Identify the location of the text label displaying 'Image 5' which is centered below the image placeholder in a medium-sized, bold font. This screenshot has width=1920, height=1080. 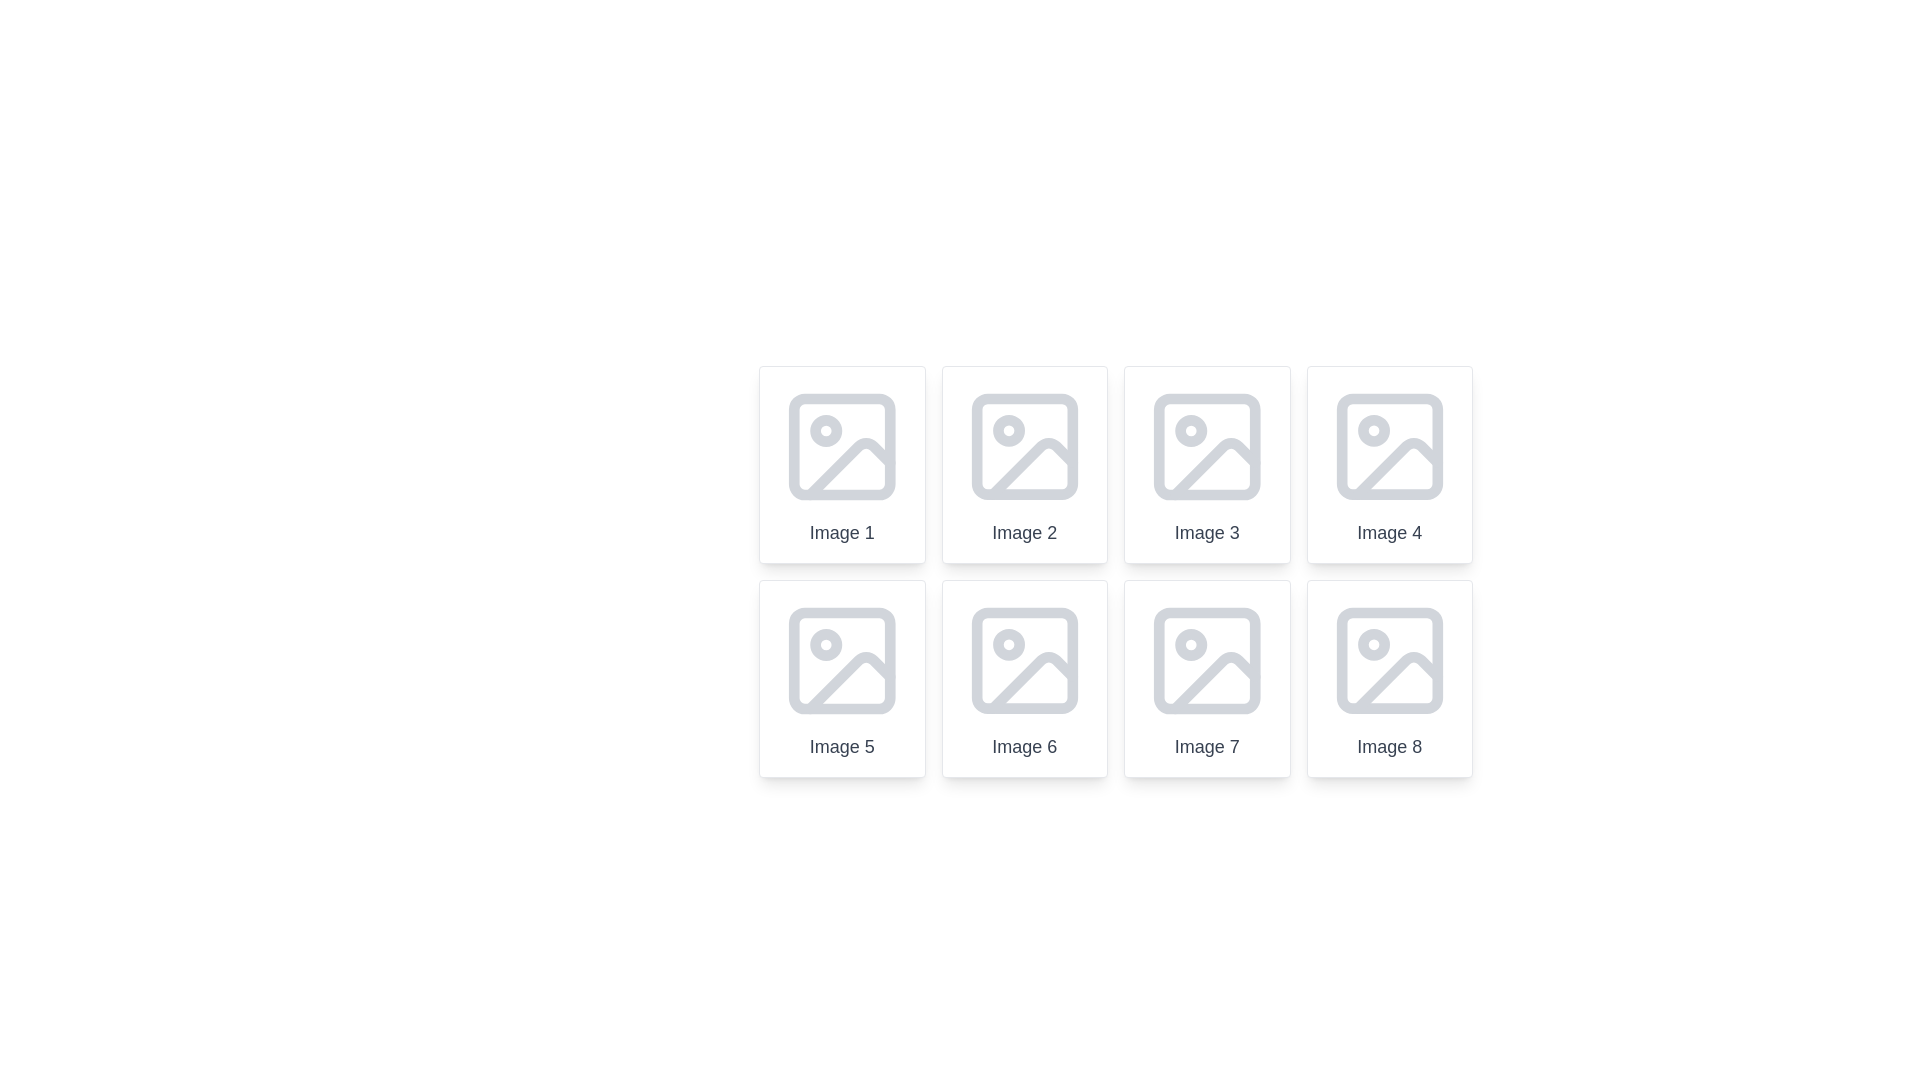
(842, 747).